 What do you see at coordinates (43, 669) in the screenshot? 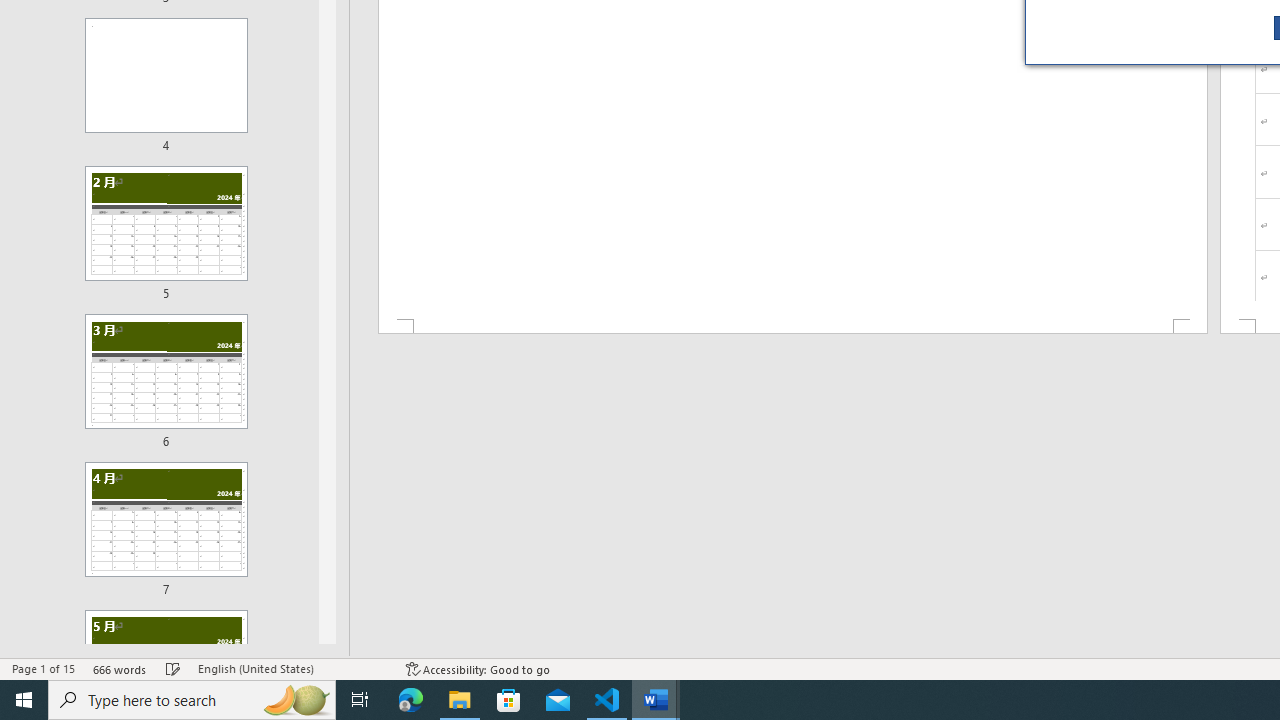
I see `'Page Number Page 1 of 15'` at bounding box center [43, 669].